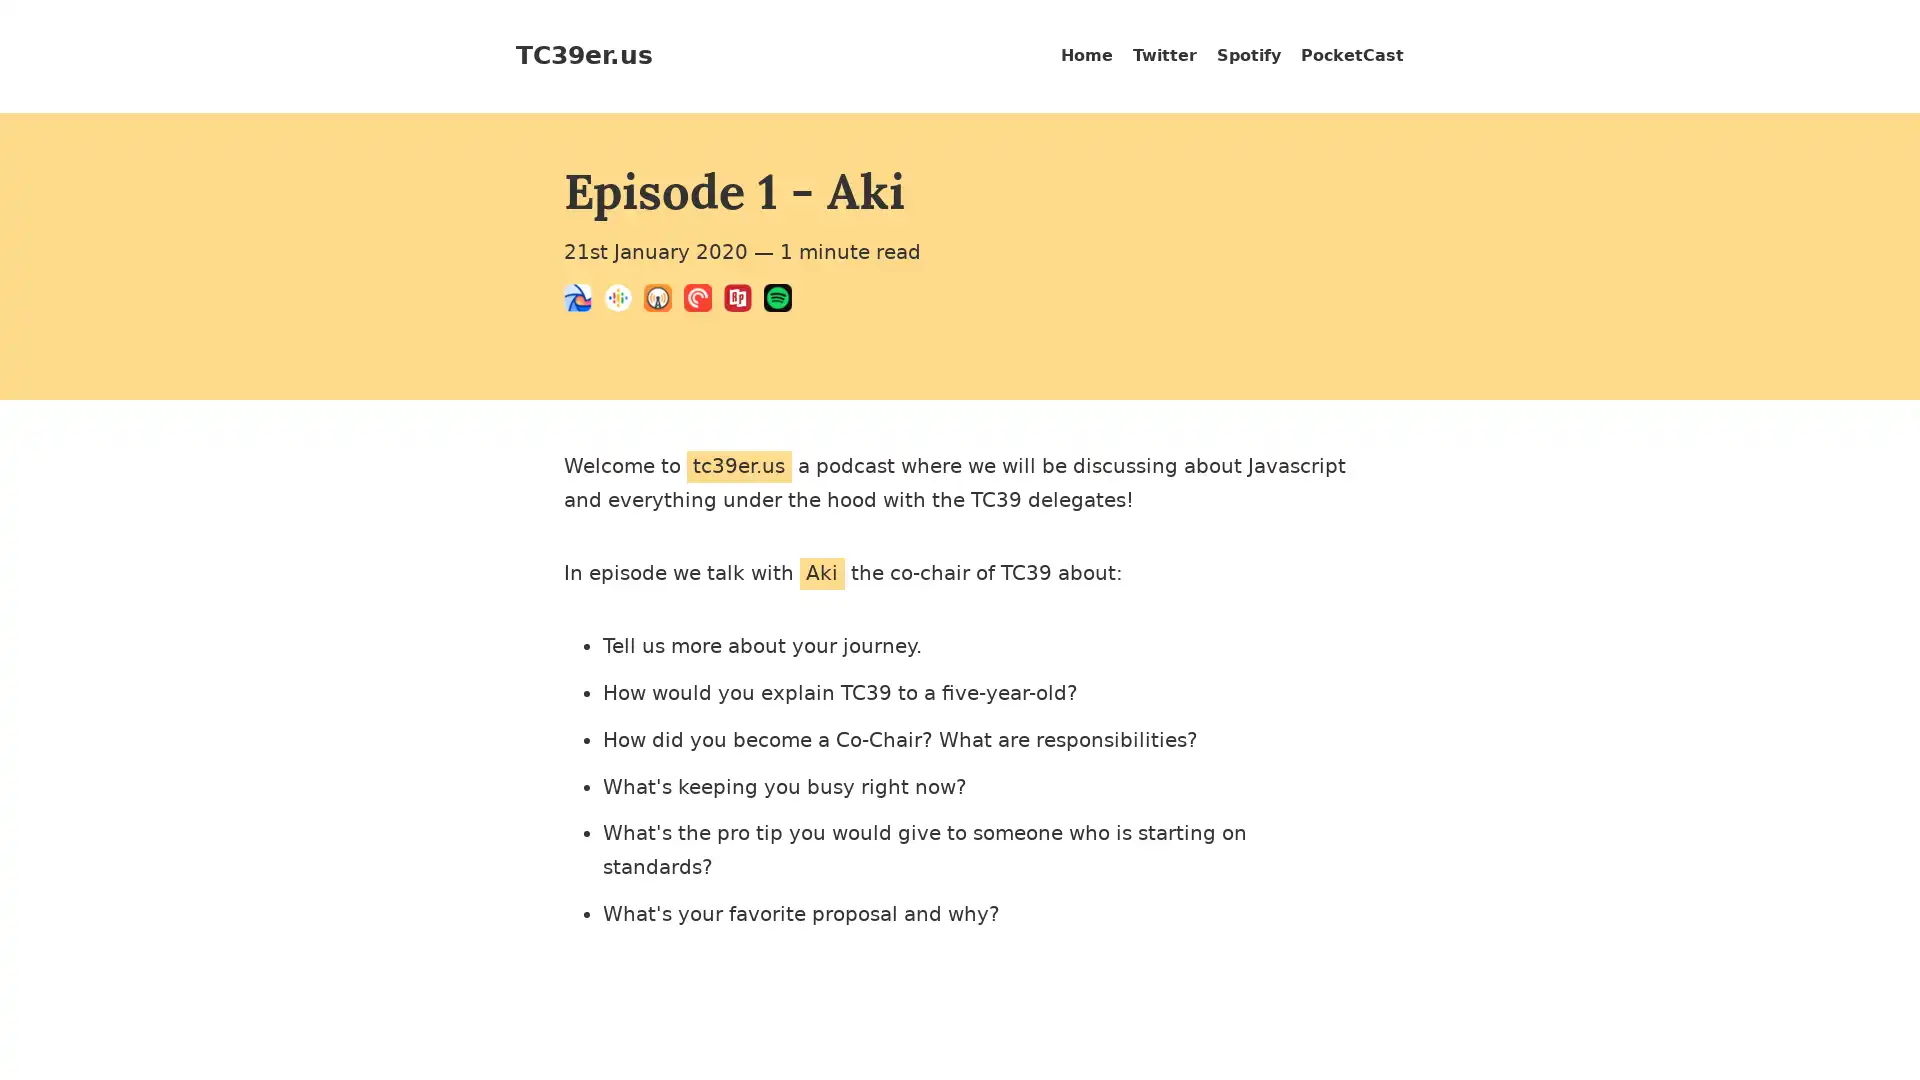 The image size is (1920, 1080). I want to click on RadioPublic Logo, so click(743, 301).